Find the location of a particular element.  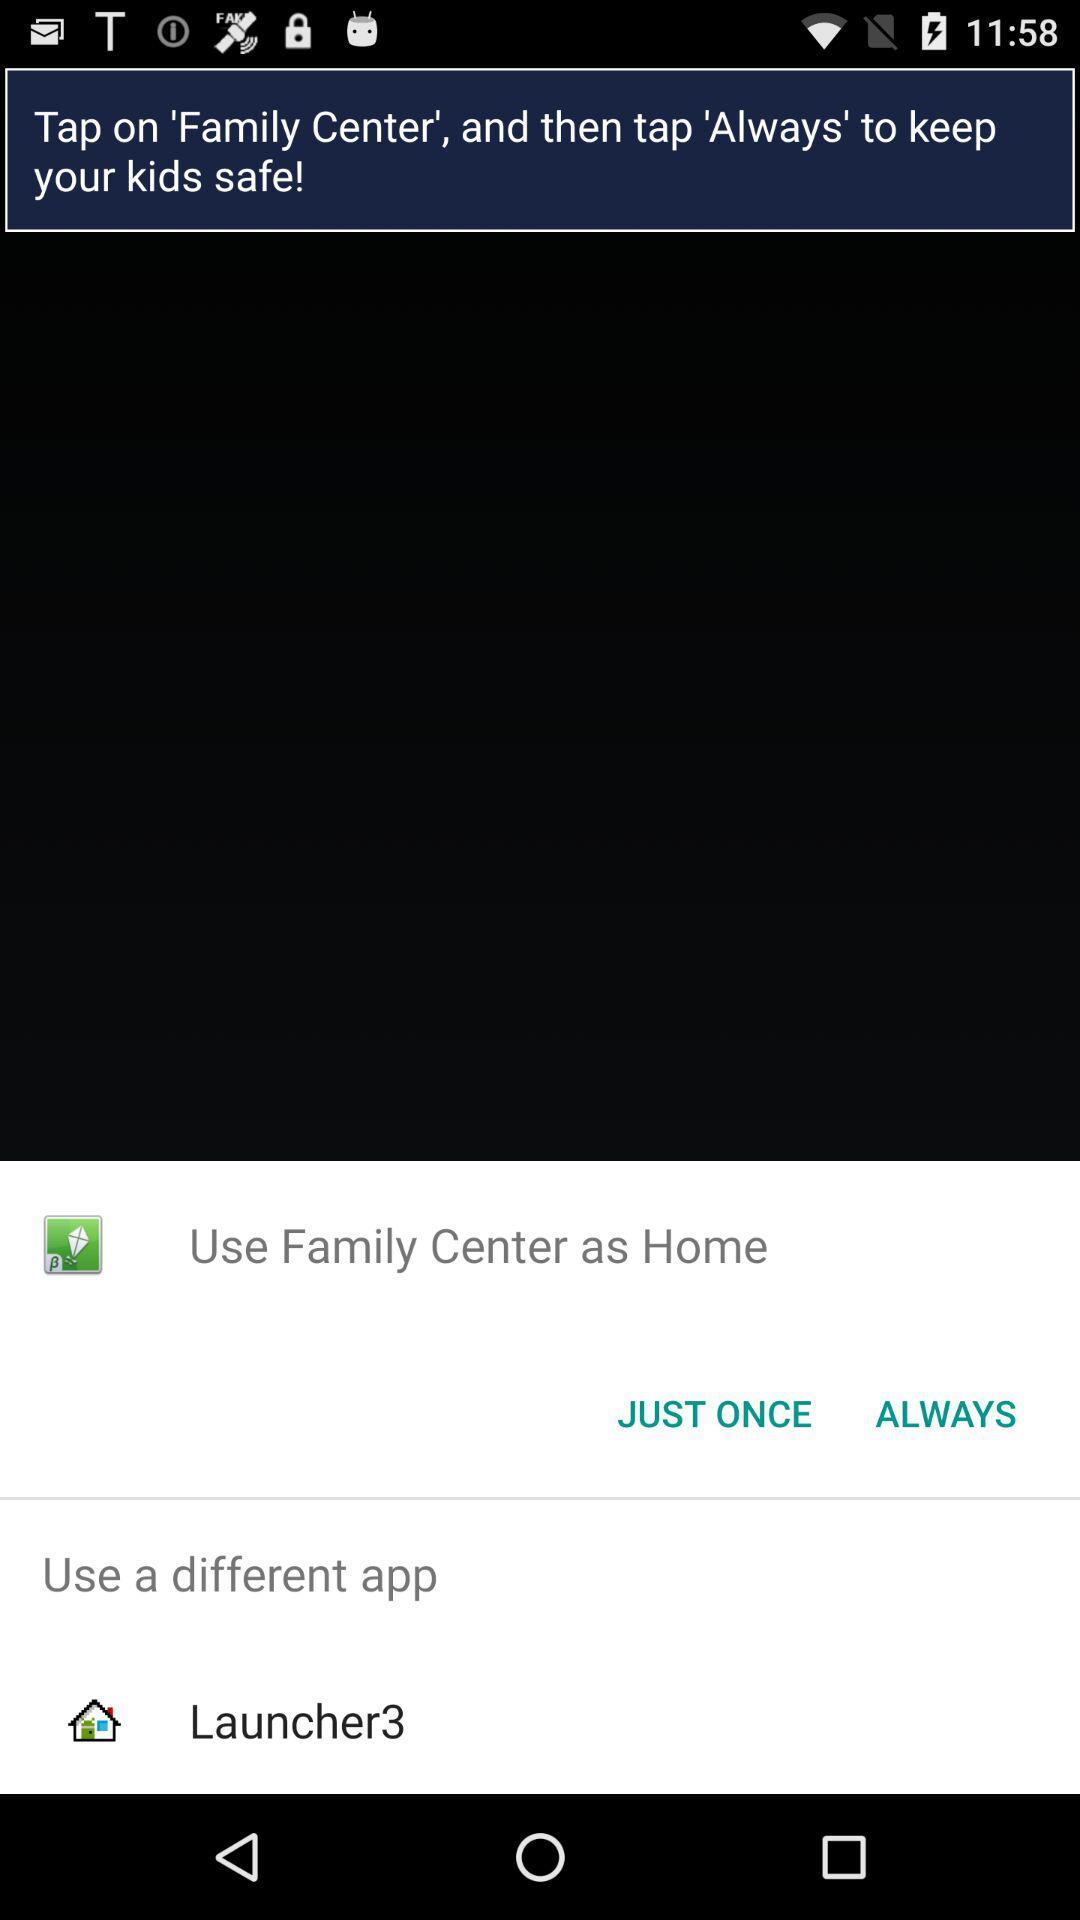

the item below use a different app is located at coordinates (297, 1719).